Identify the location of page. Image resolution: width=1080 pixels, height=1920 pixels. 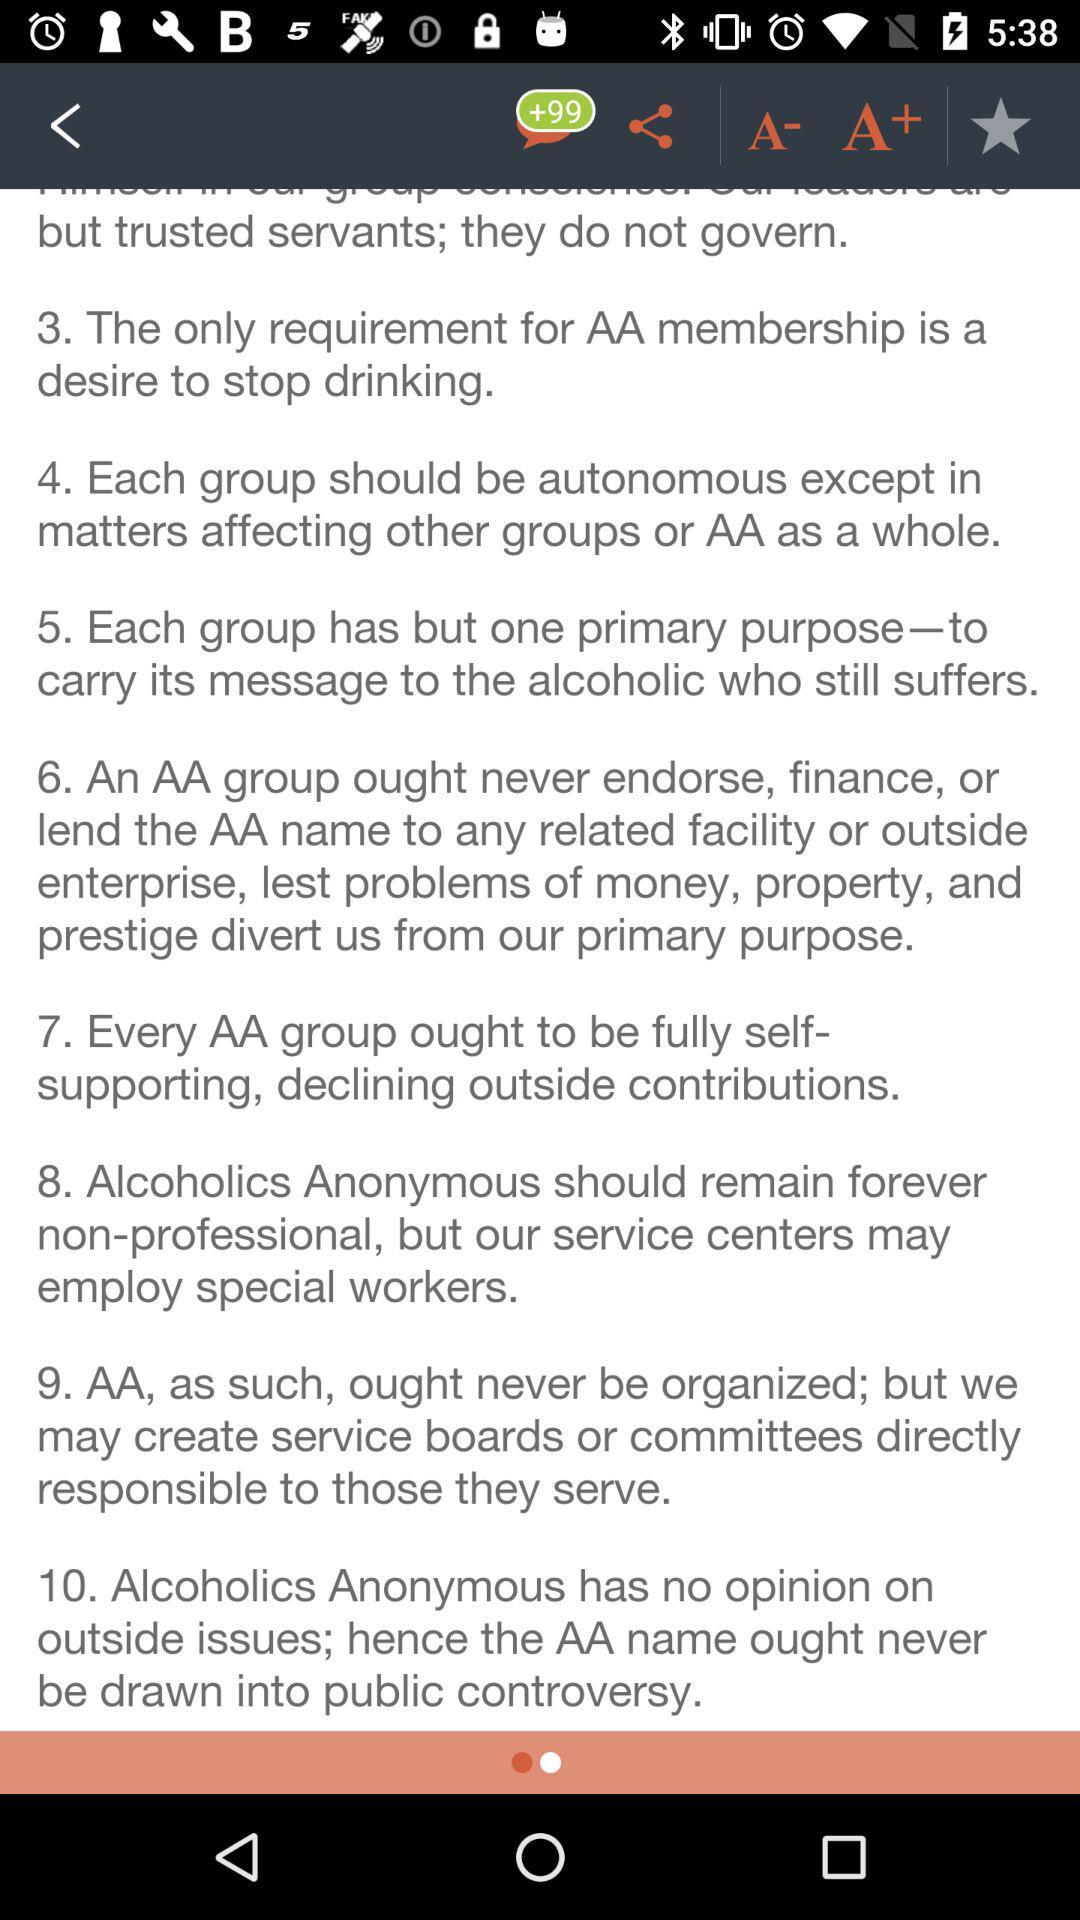
(1000, 124).